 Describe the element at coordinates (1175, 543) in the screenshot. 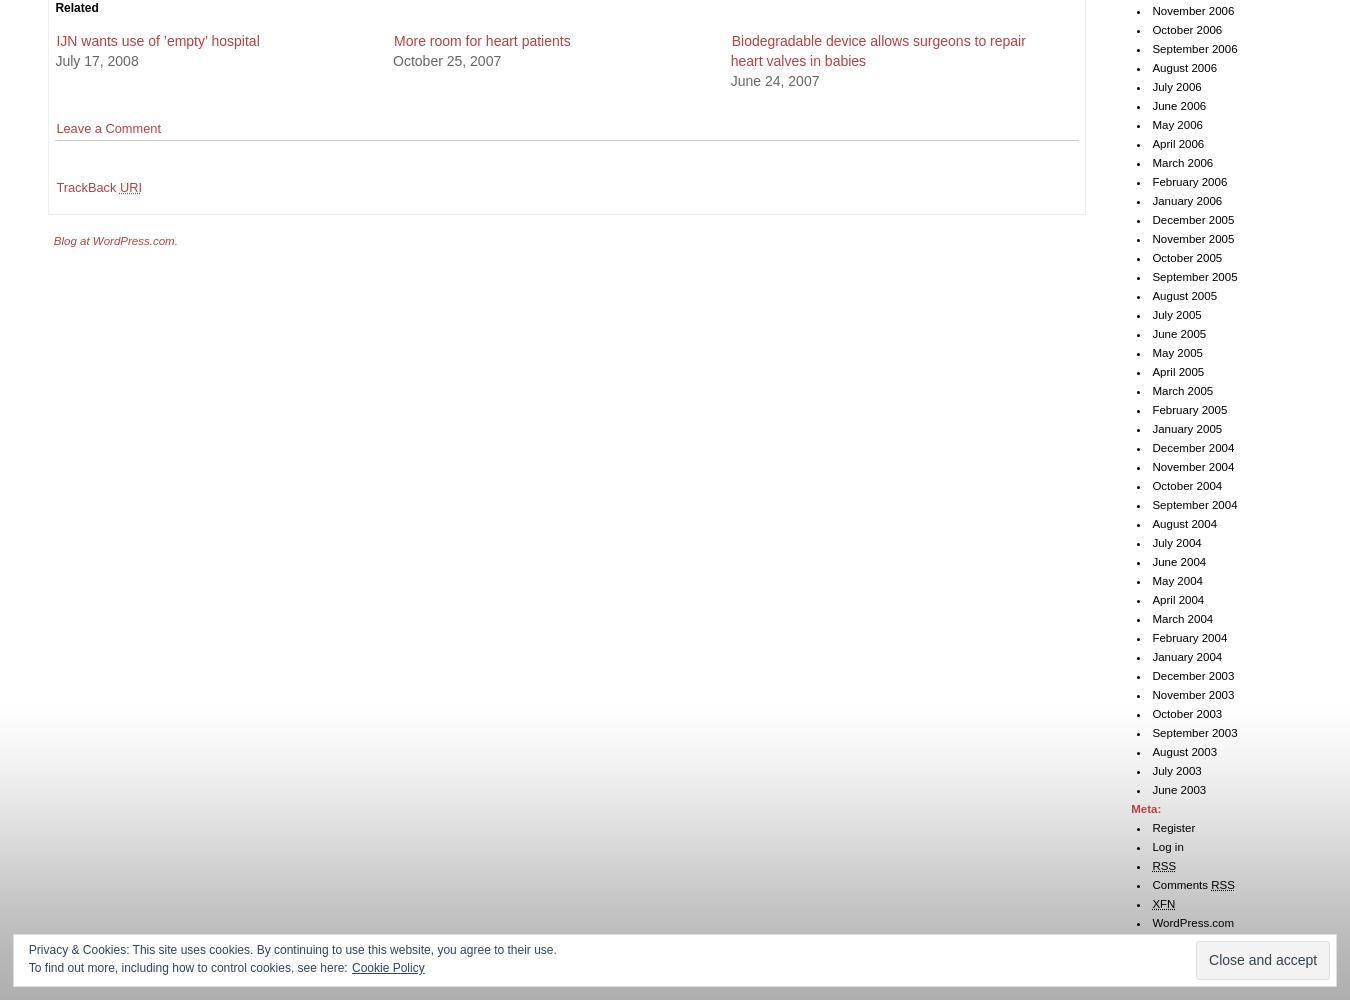

I see `'July 2004'` at that location.